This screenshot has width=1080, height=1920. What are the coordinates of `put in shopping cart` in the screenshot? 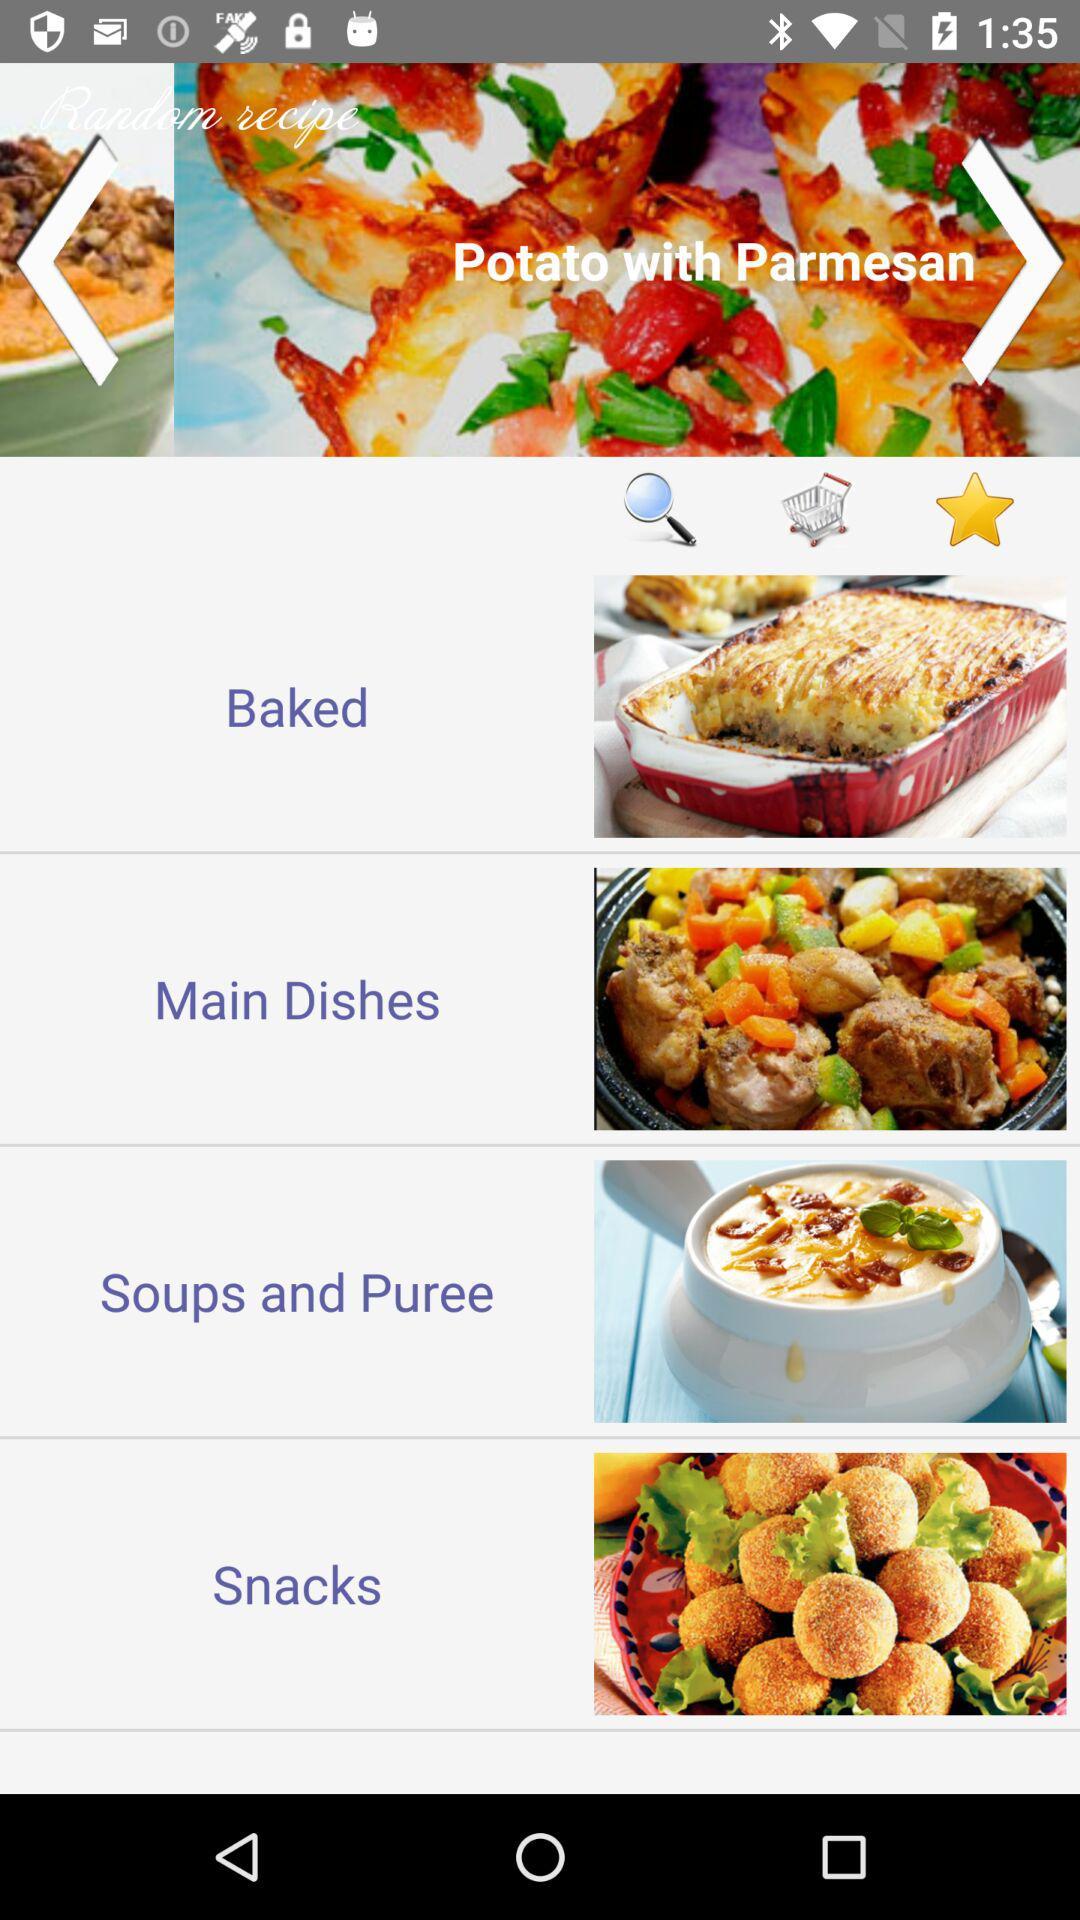 It's located at (817, 509).